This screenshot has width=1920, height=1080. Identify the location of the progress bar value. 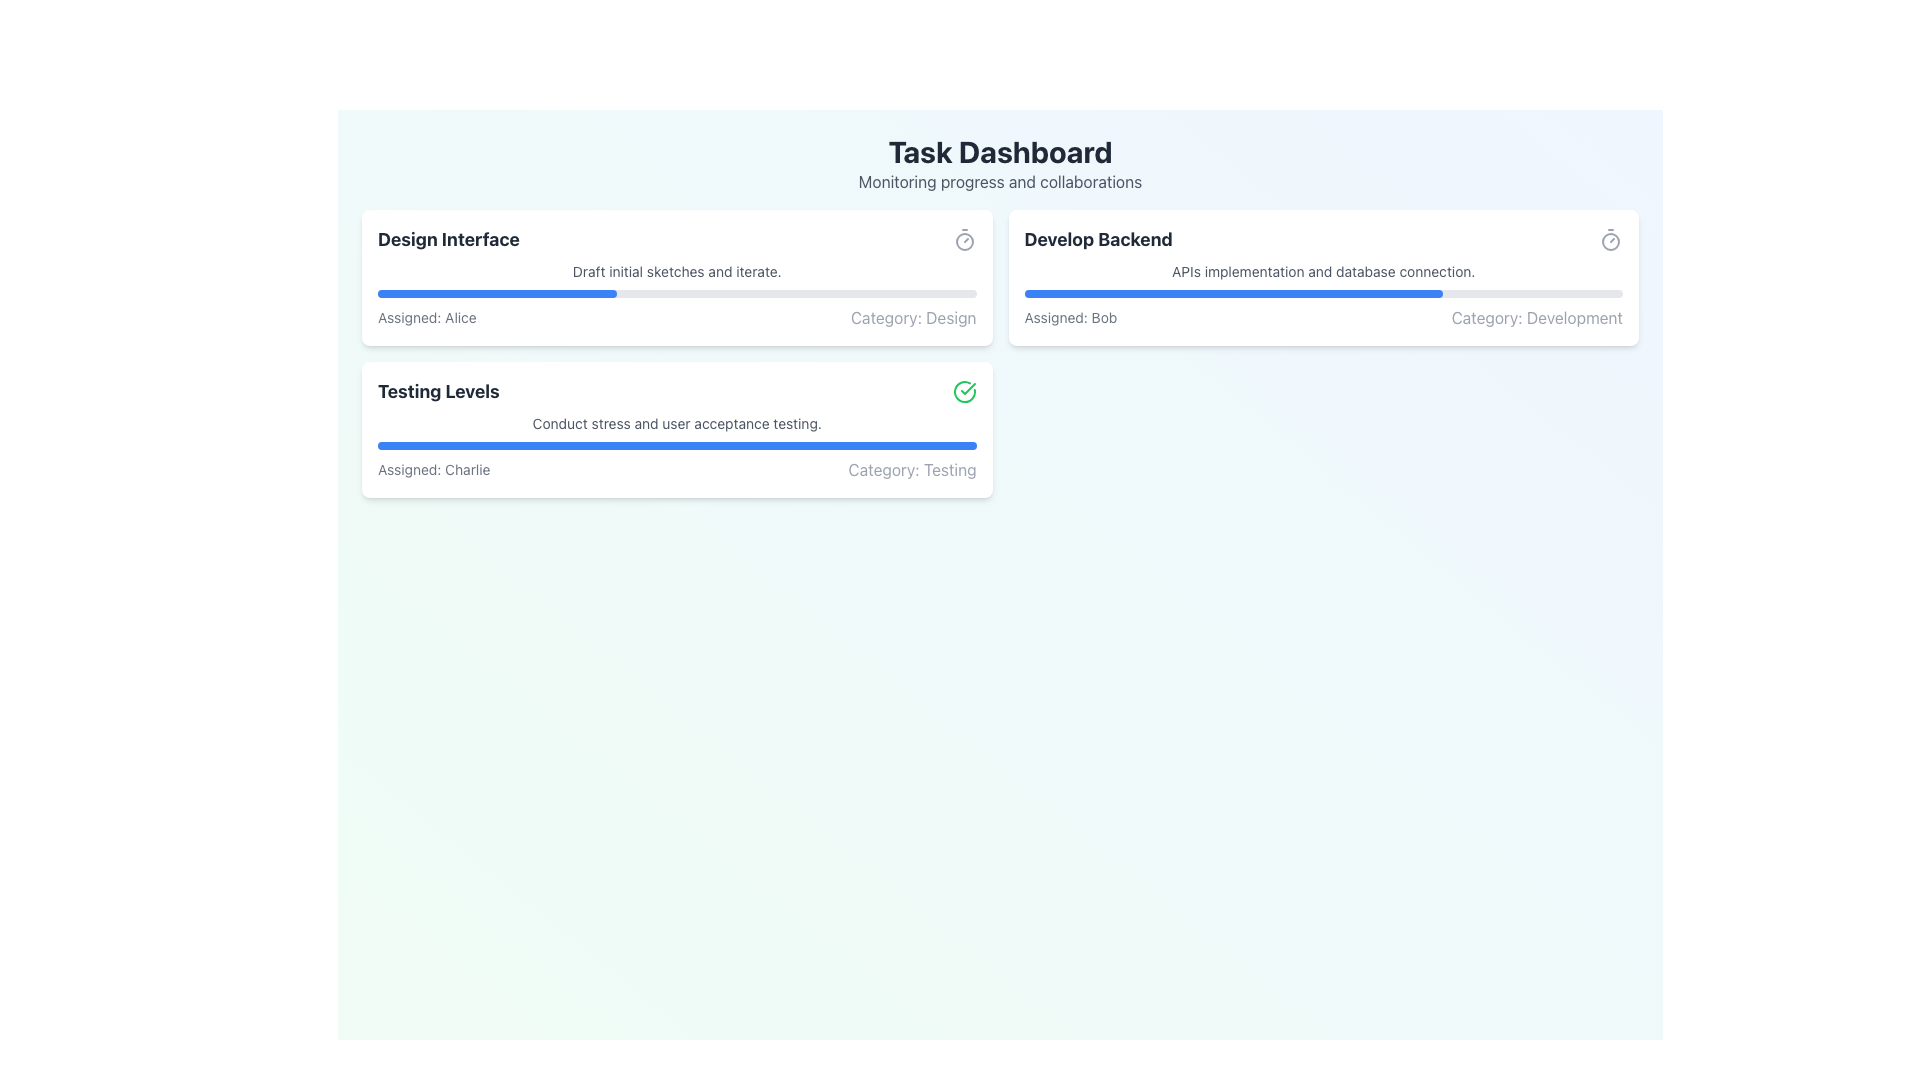
(1288, 293).